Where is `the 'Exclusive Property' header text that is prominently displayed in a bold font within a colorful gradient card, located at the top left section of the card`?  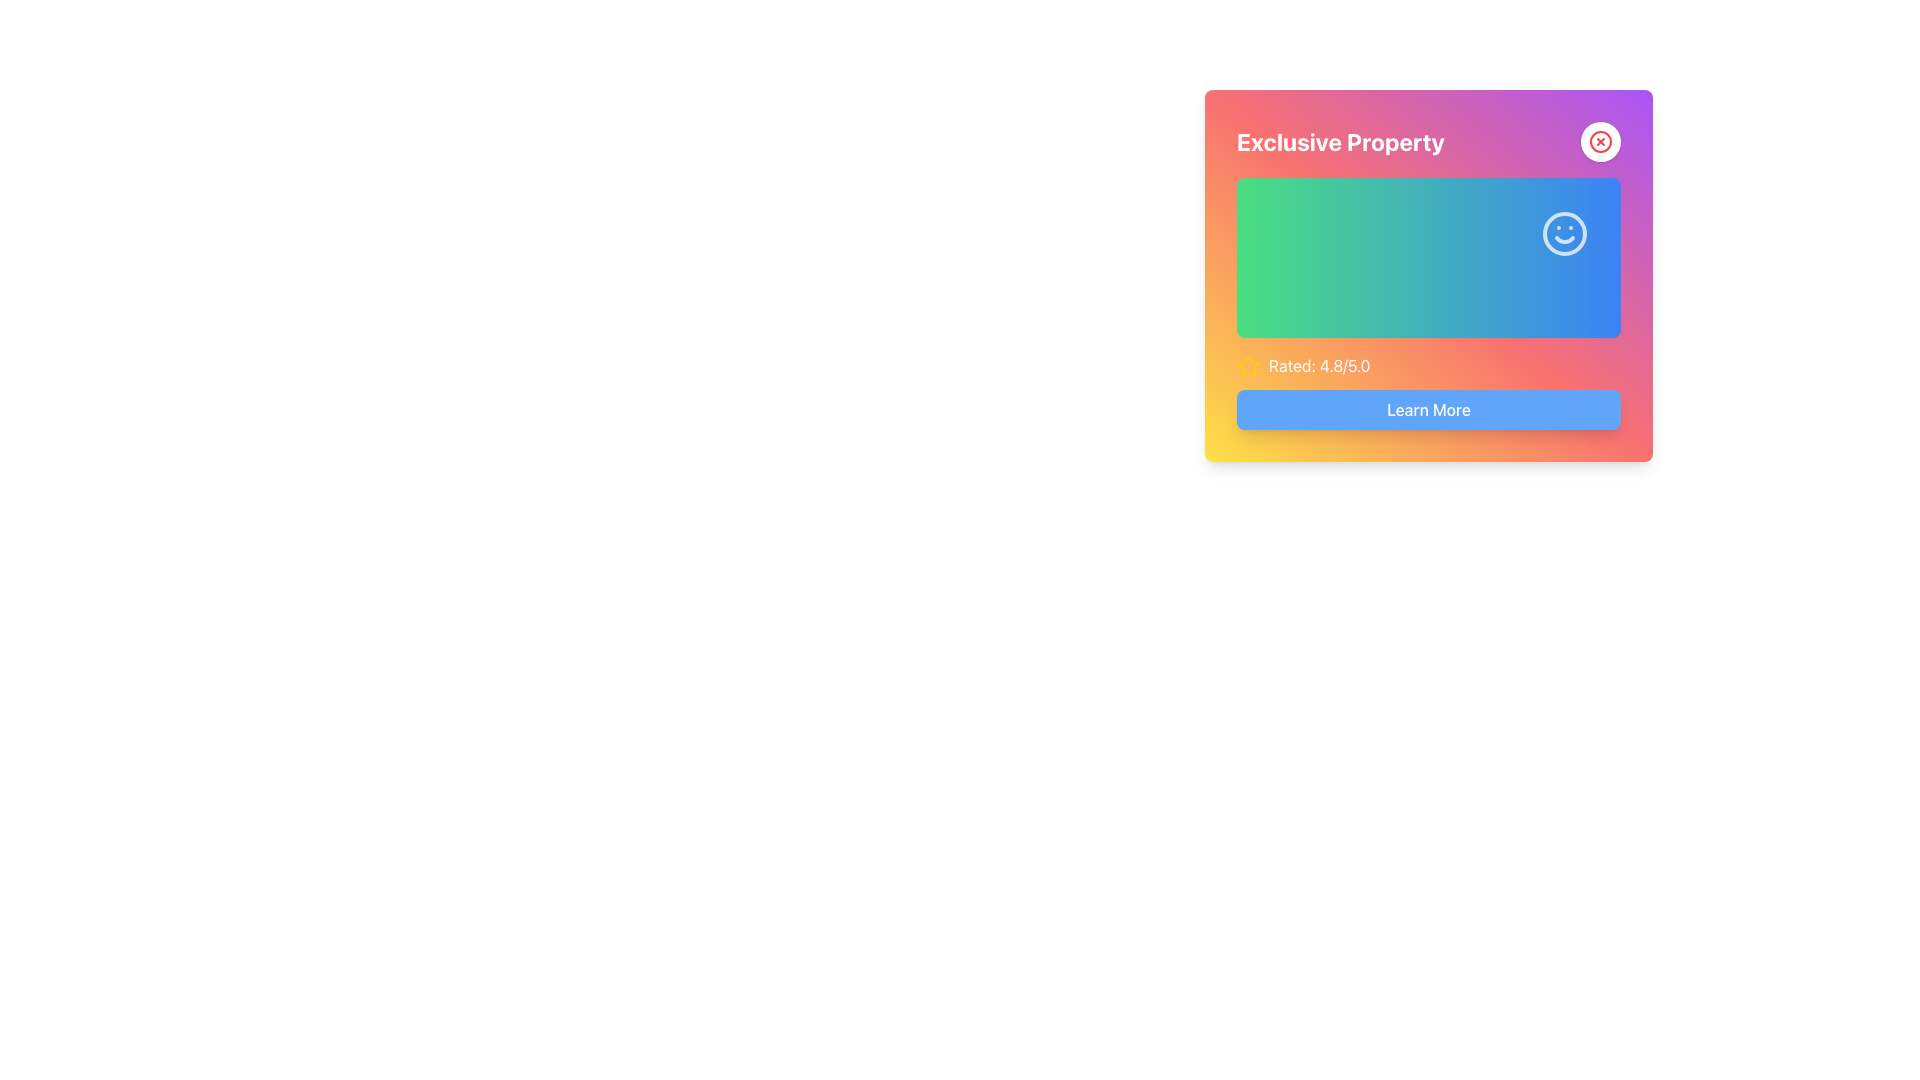
the 'Exclusive Property' header text that is prominently displayed in a bold font within a colorful gradient card, located at the top left section of the card is located at coordinates (1428, 141).